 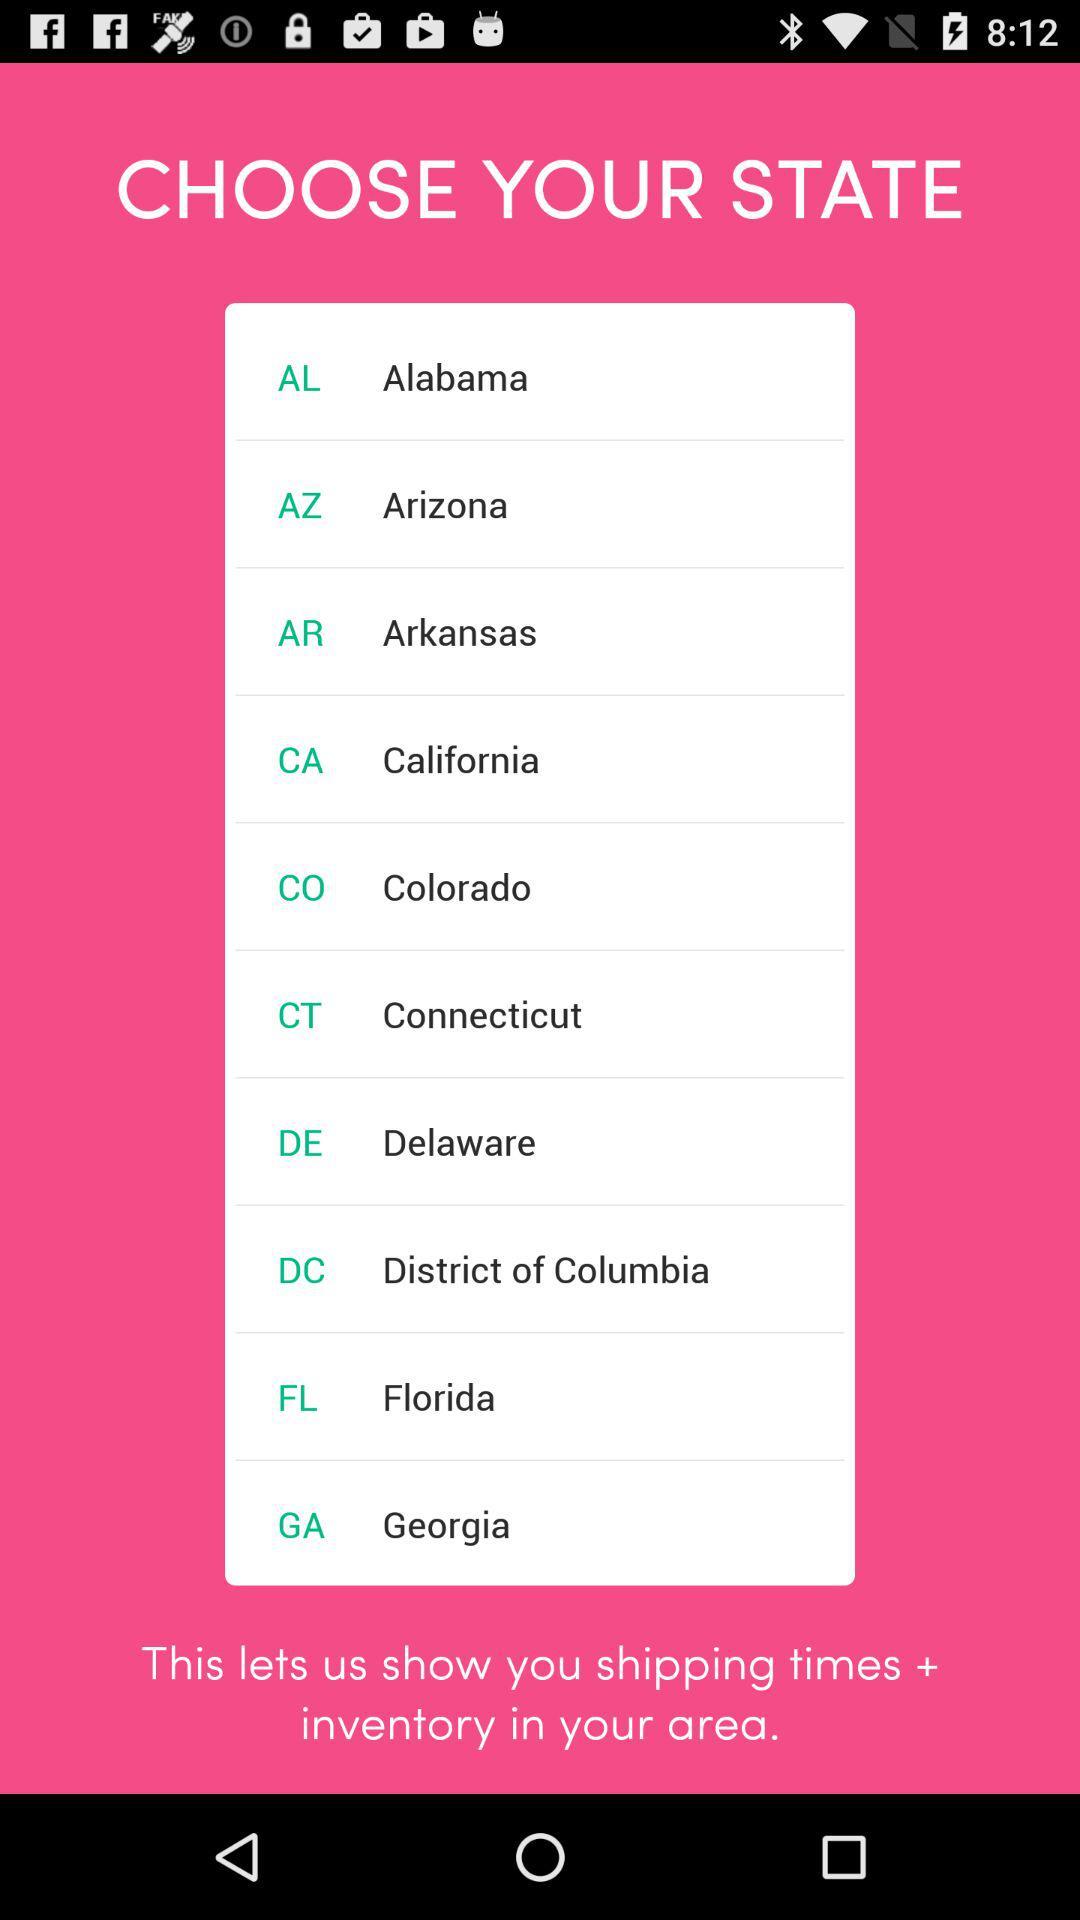 What do you see at coordinates (457, 885) in the screenshot?
I see `item next to the co` at bounding box center [457, 885].